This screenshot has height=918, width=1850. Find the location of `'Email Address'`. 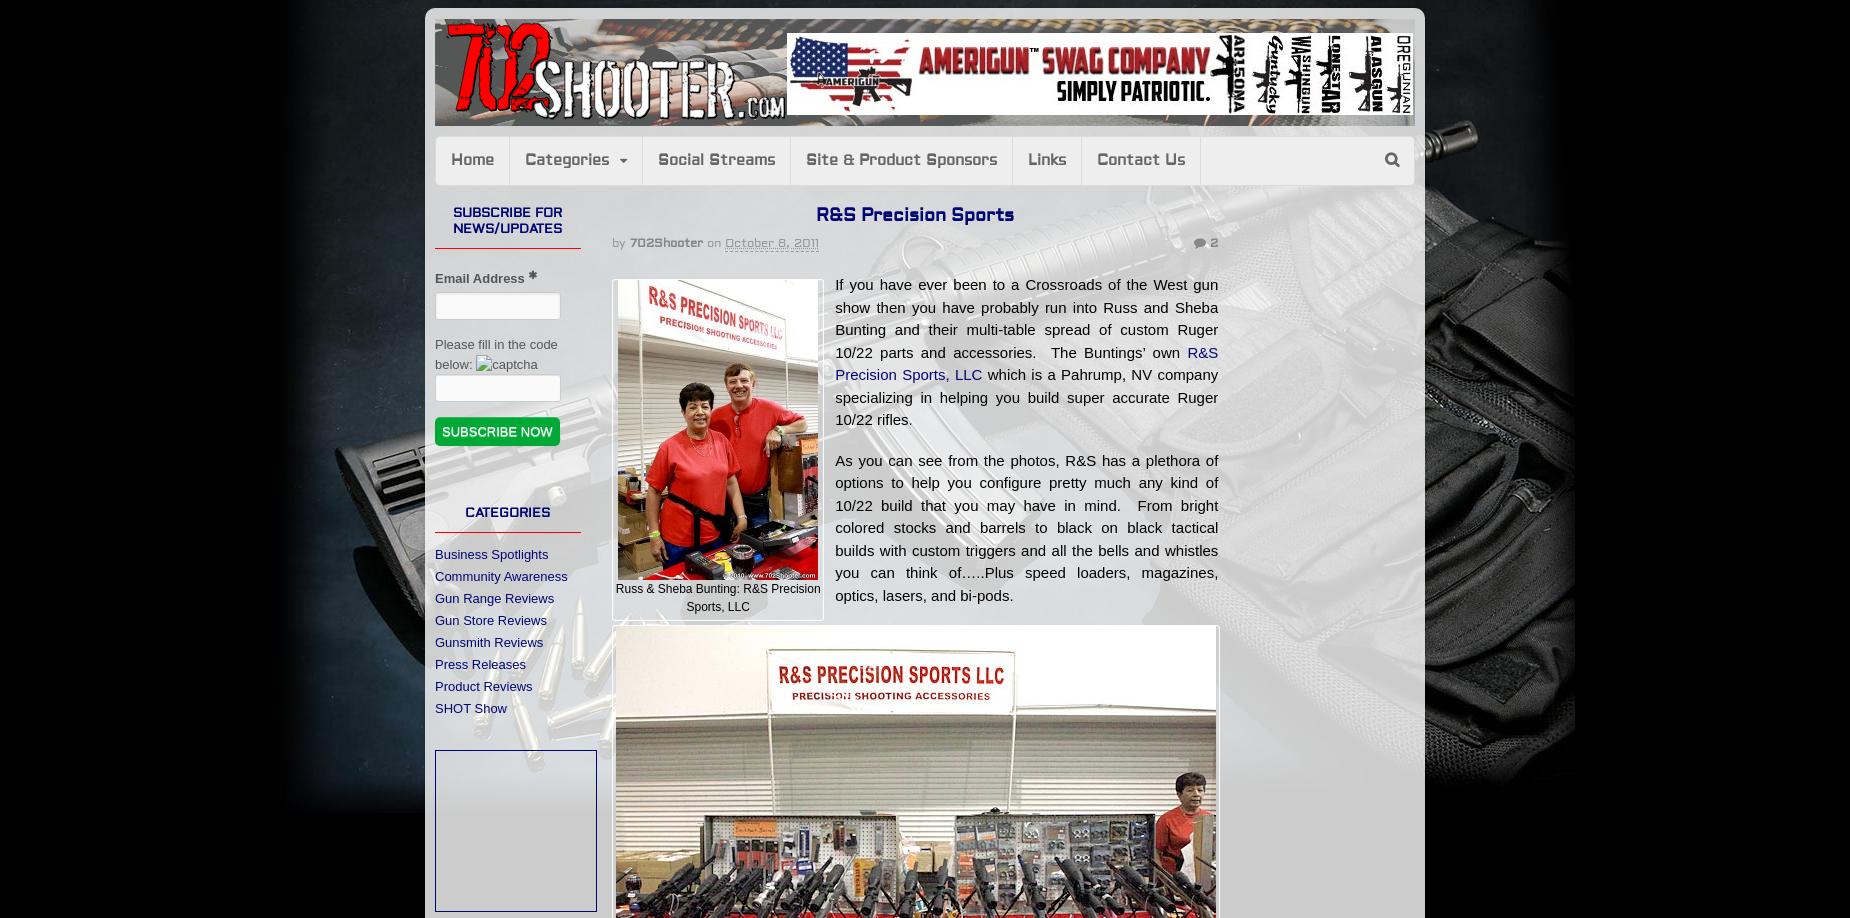

'Email Address' is located at coordinates (481, 276).